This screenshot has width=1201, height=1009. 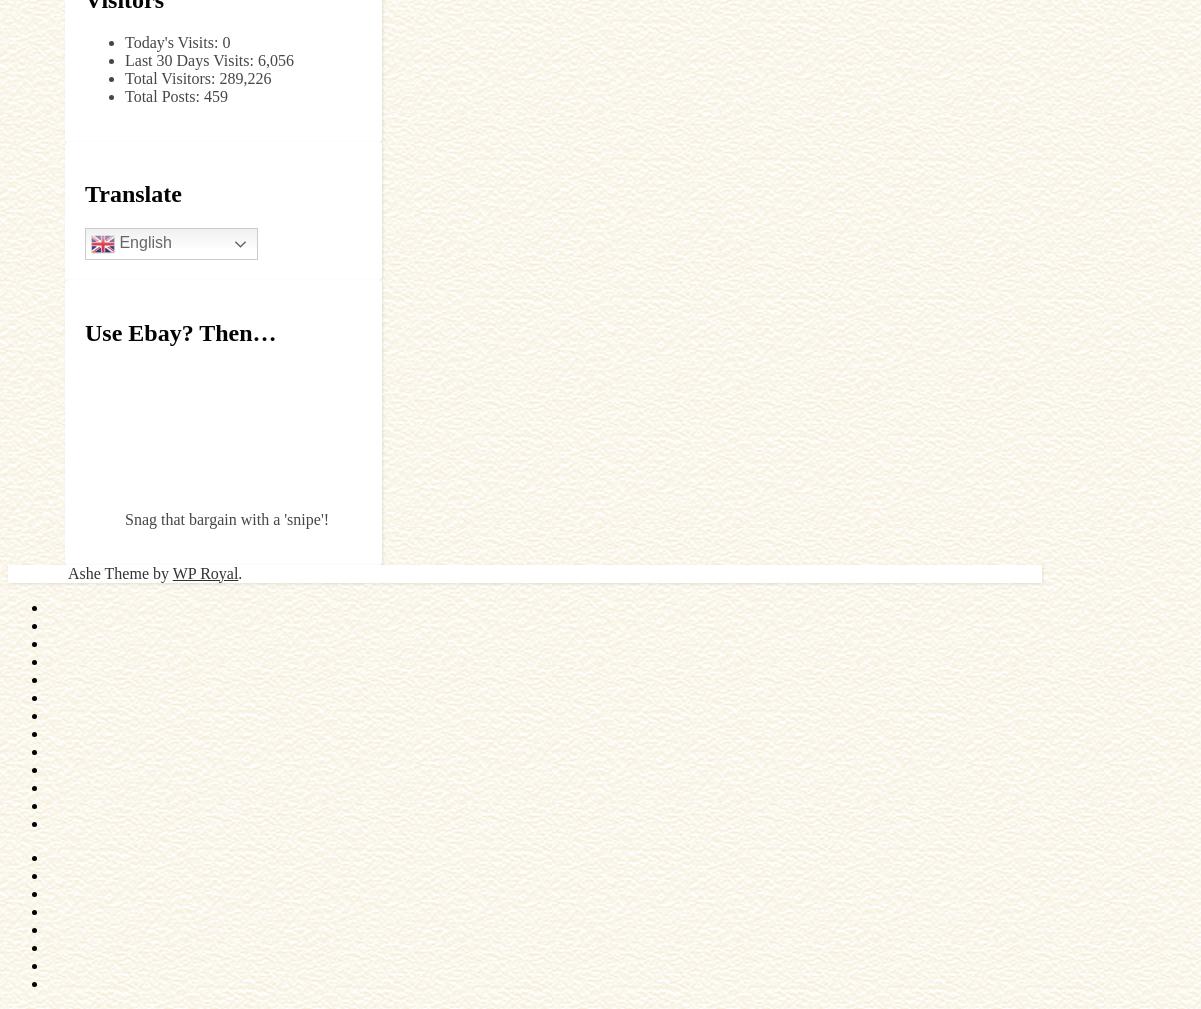 What do you see at coordinates (119, 572) in the screenshot?
I see `'Ashe Theme by'` at bounding box center [119, 572].